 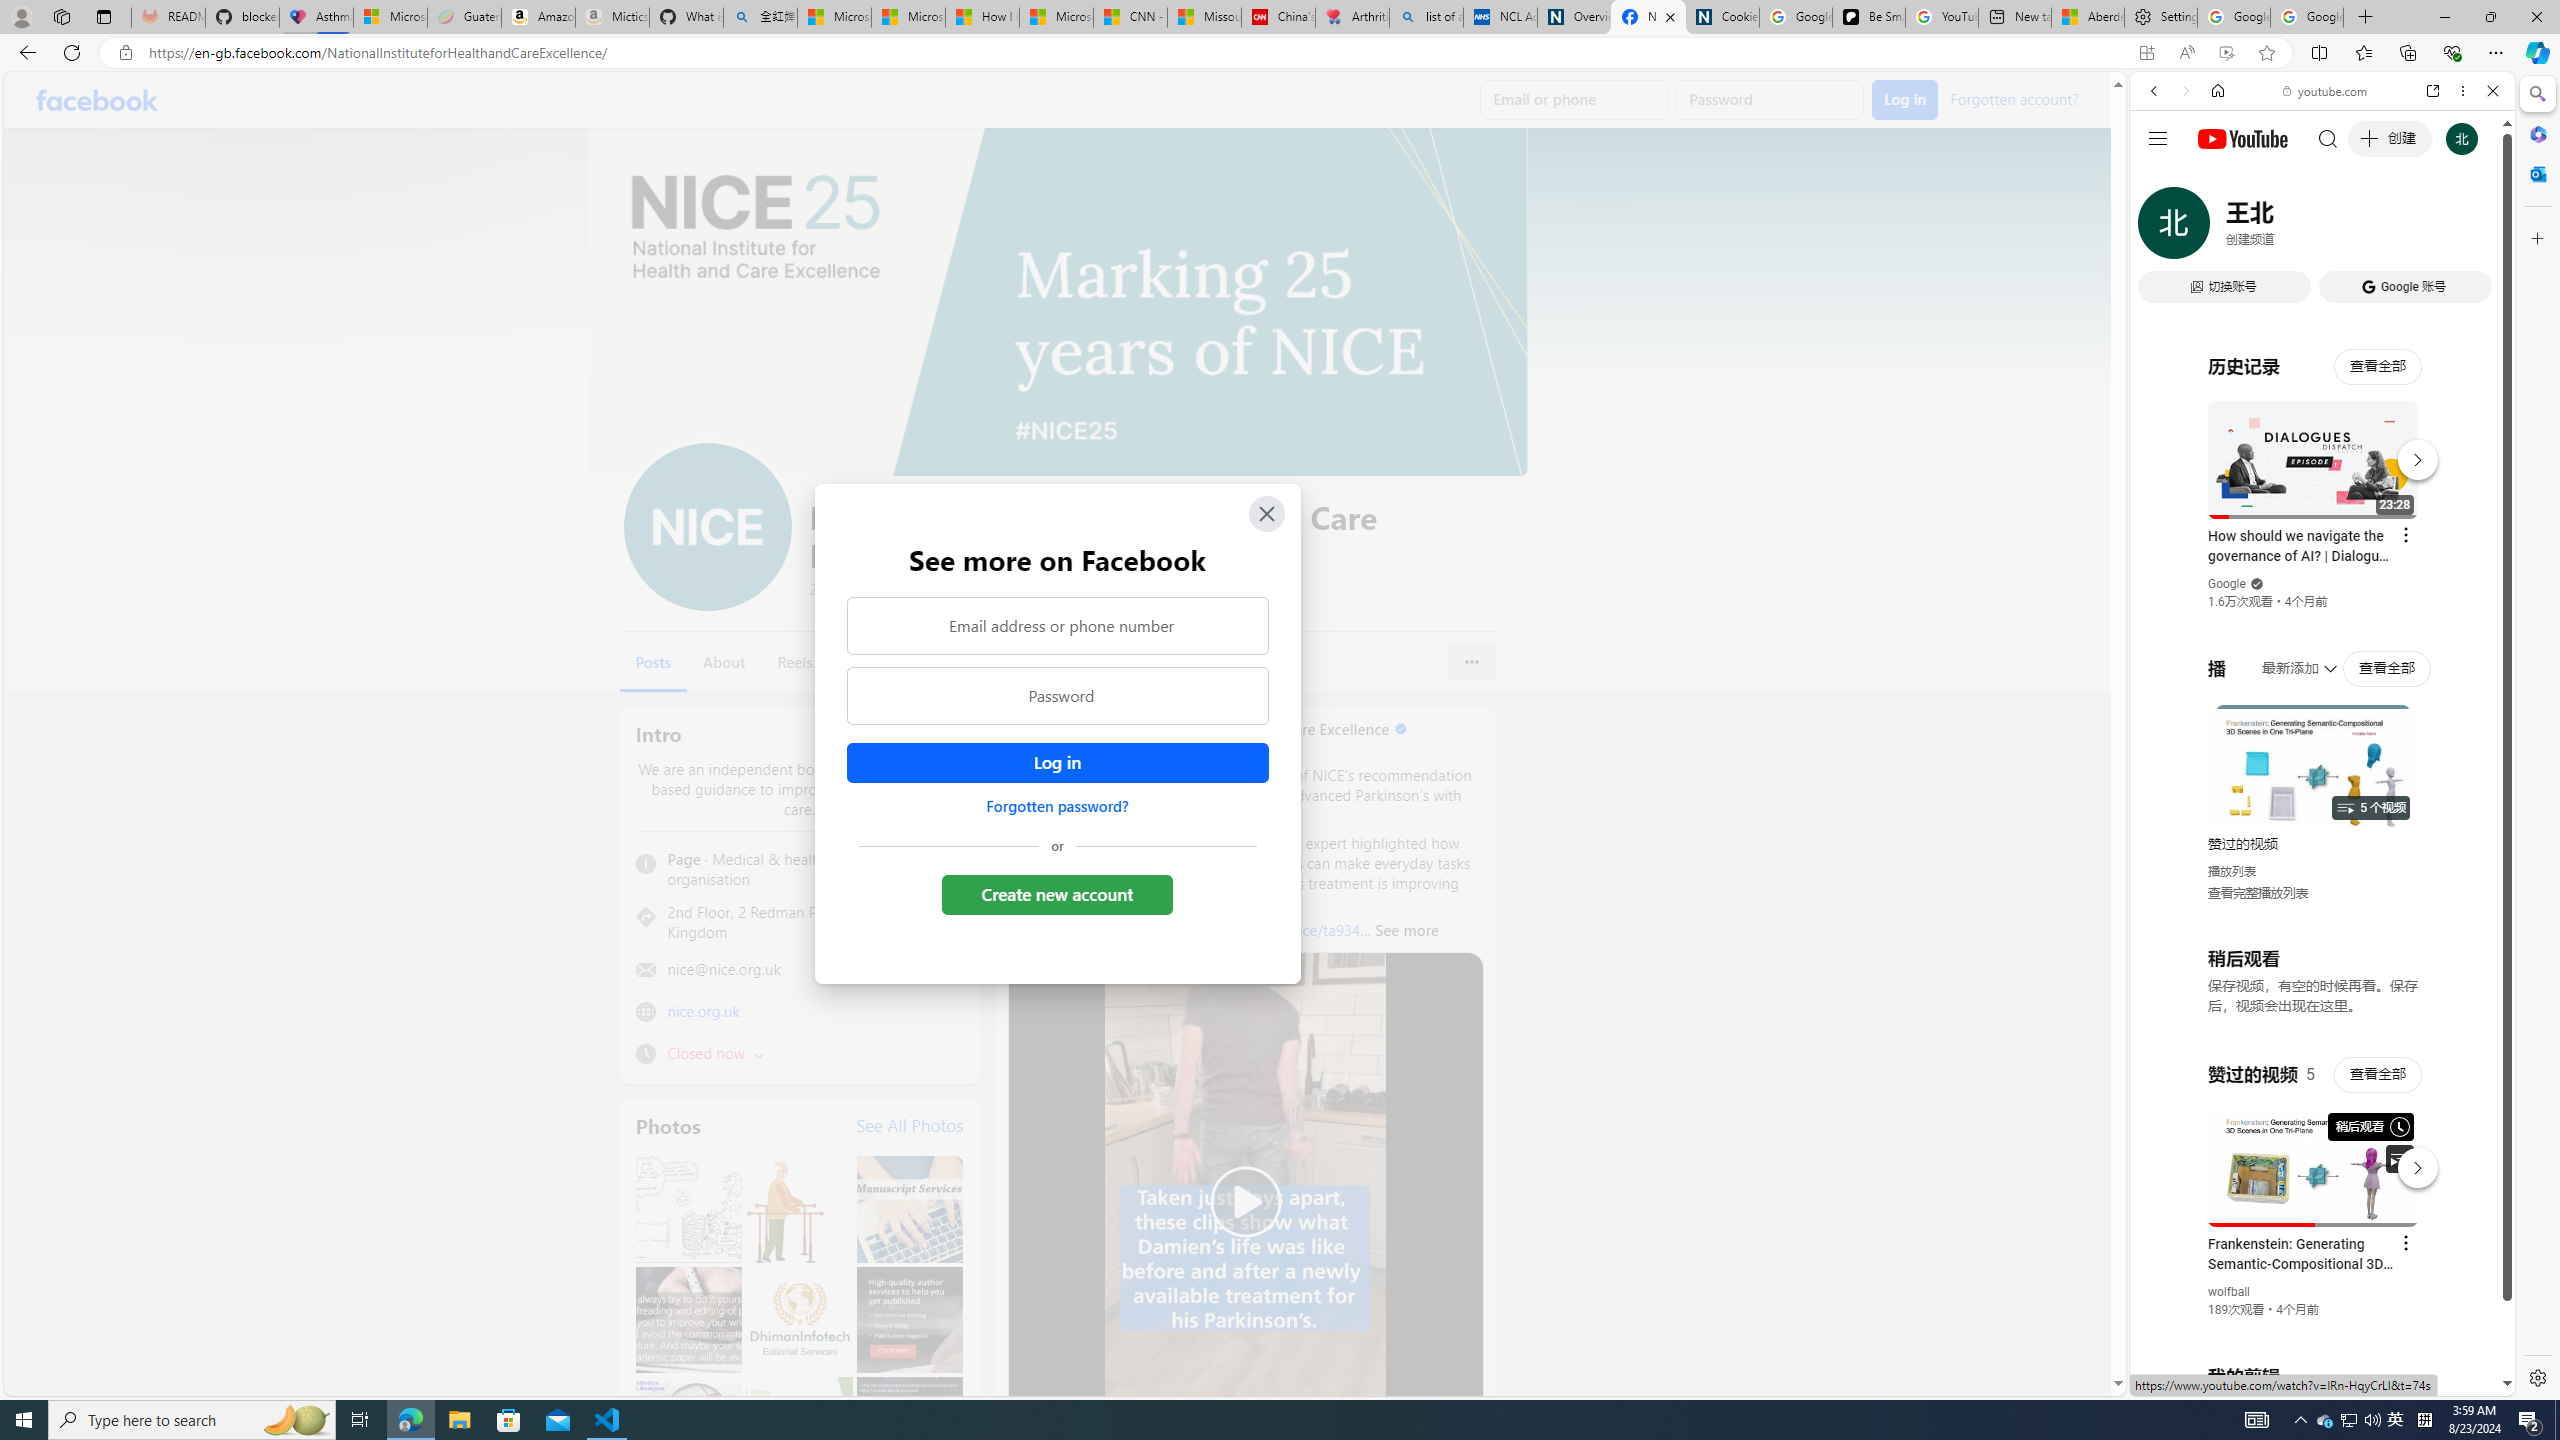 I want to click on 'Asthma Inhalers: Names and Types', so click(x=315, y=16).